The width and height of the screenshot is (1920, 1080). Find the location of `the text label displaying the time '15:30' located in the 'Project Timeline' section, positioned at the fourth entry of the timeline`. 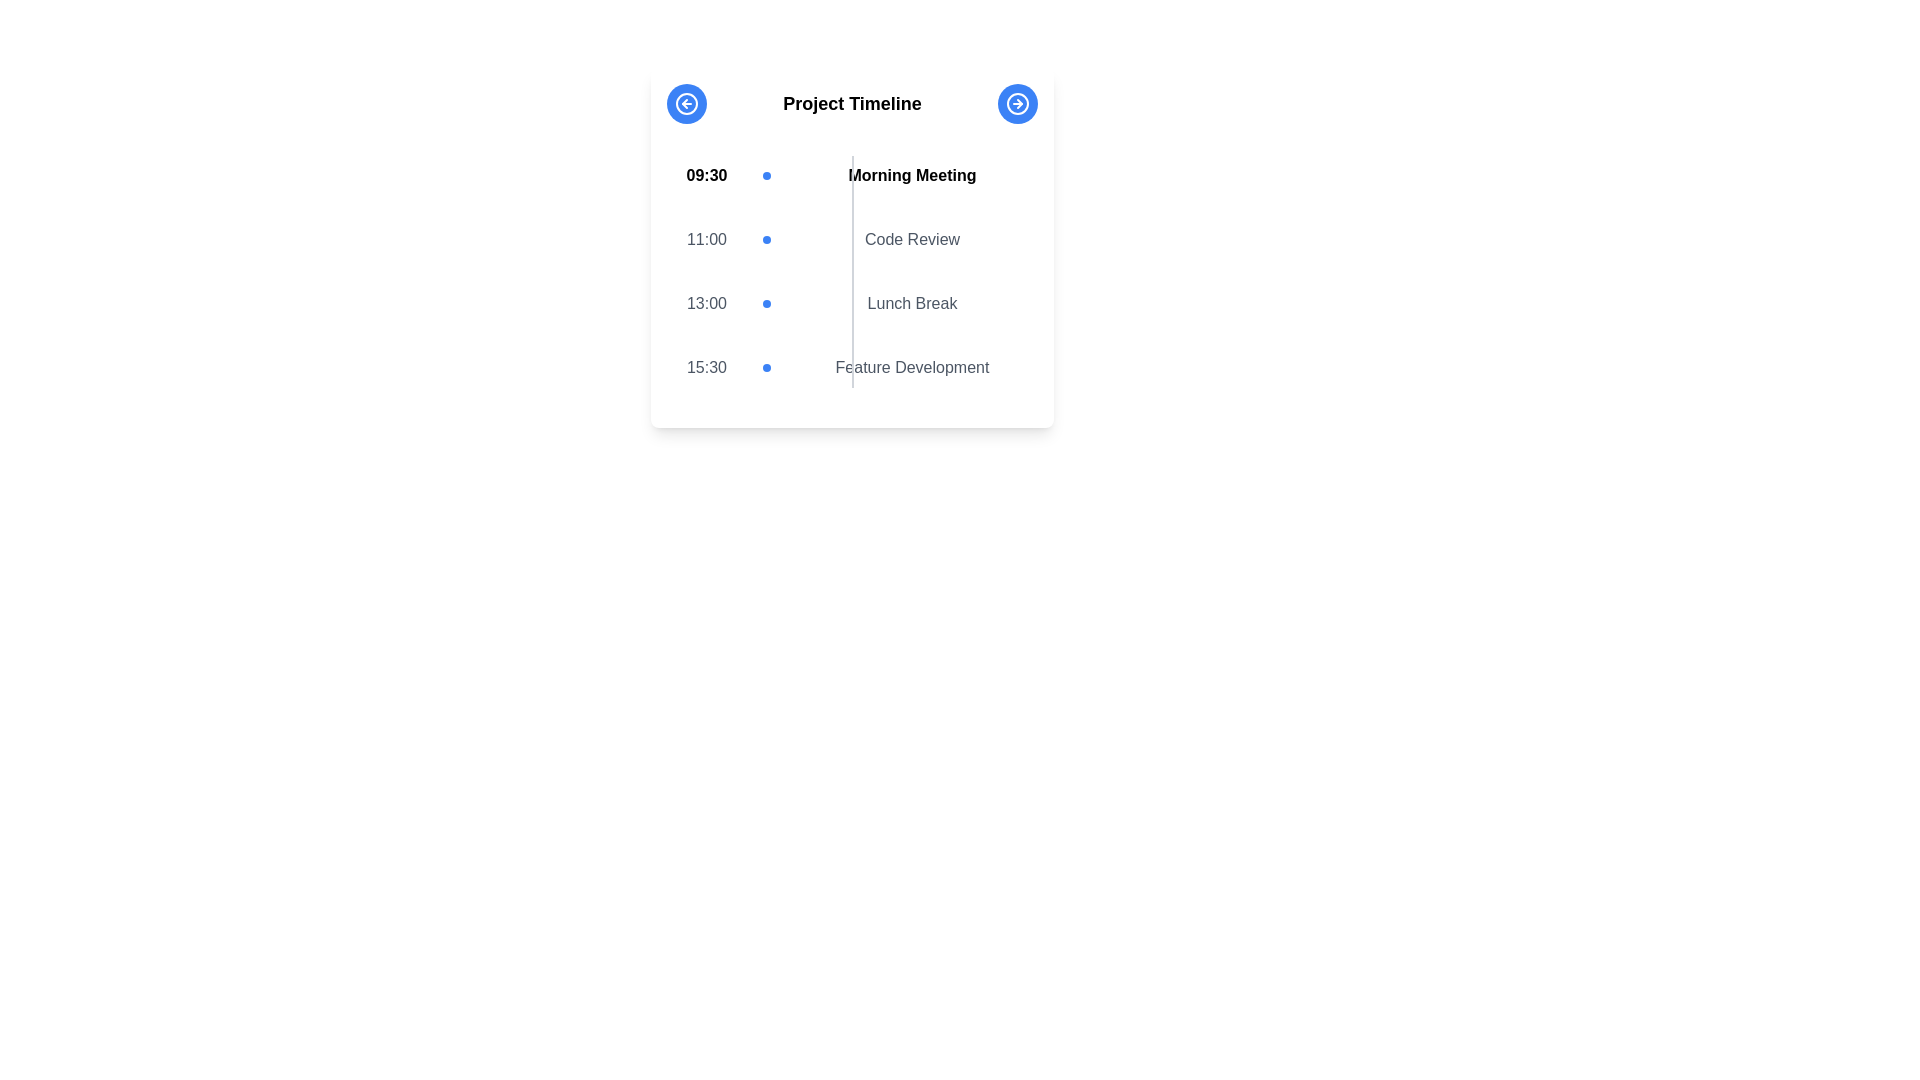

the text label displaying the time '15:30' located in the 'Project Timeline' section, positioned at the fourth entry of the timeline is located at coordinates (706, 367).